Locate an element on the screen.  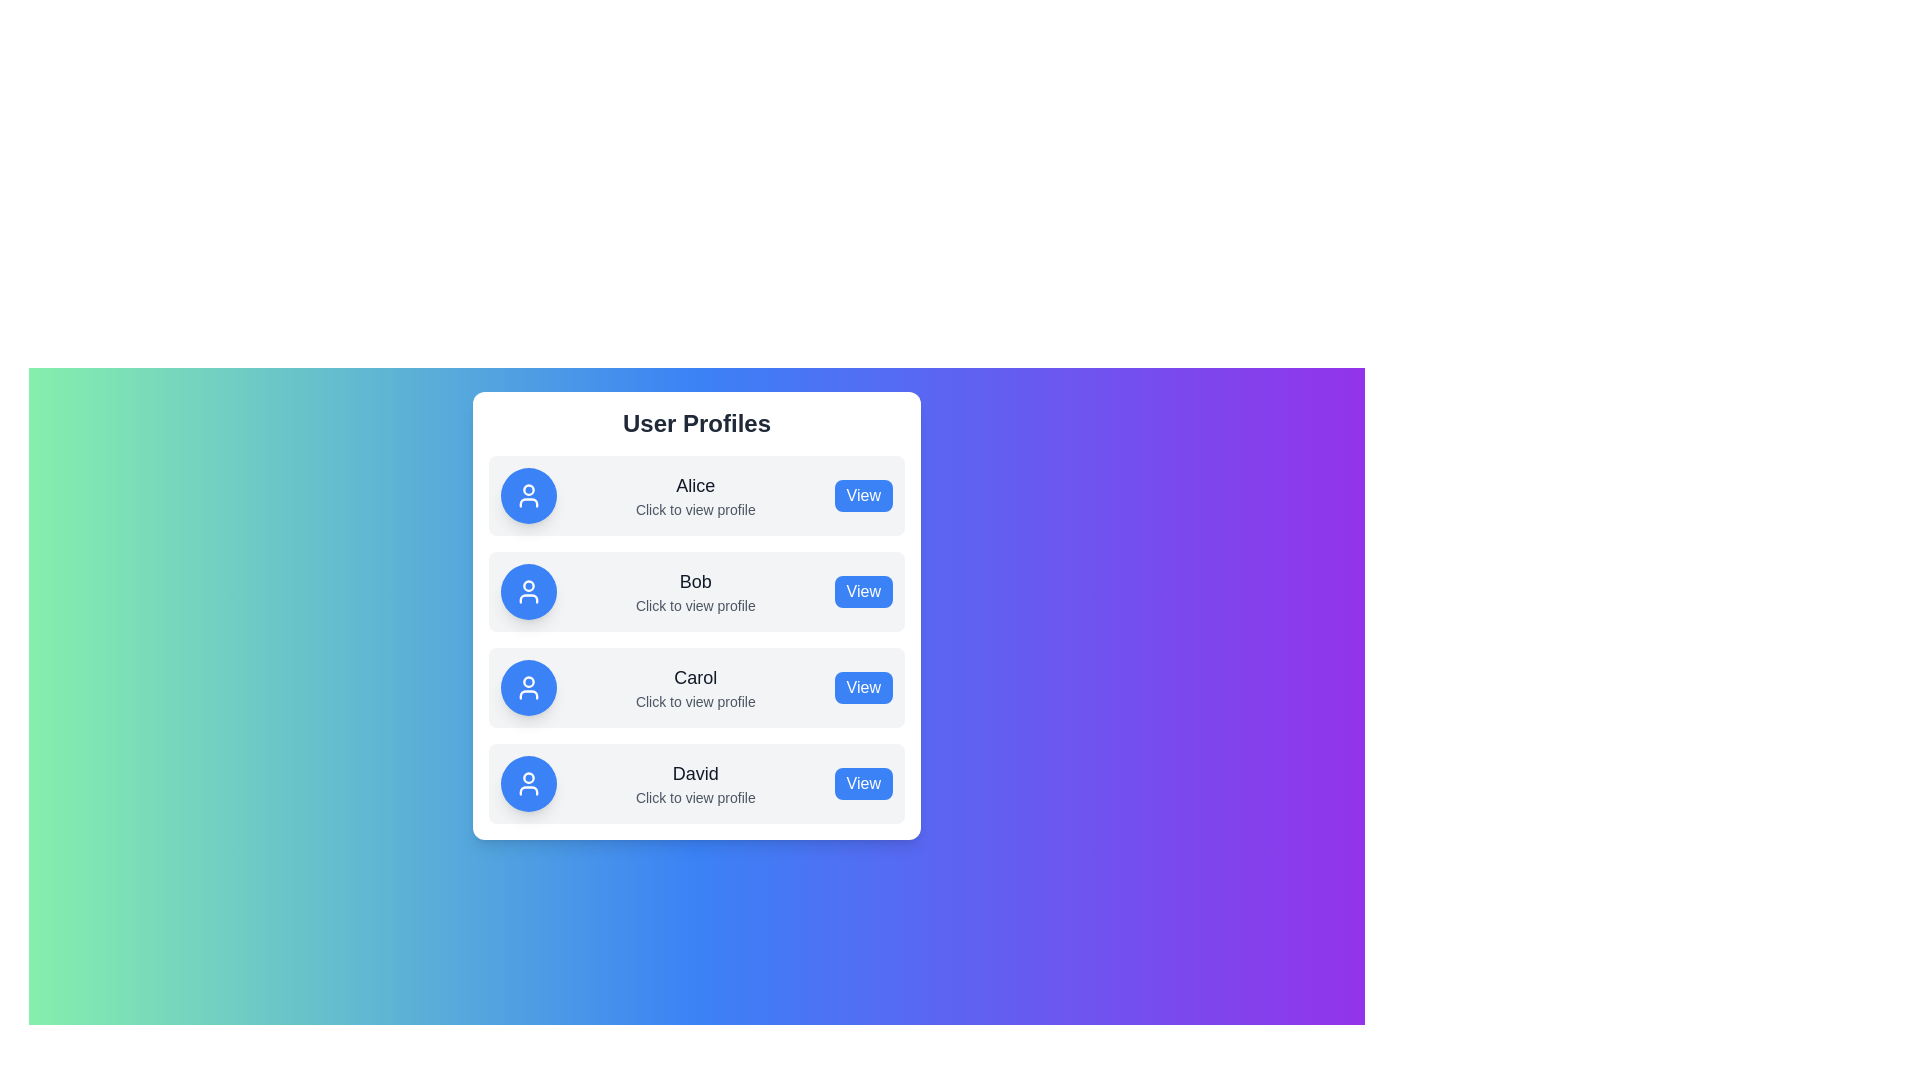
text label displaying 'David' and 'Click to view profile', which is the fourth user profile in the list is located at coordinates (695, 782).